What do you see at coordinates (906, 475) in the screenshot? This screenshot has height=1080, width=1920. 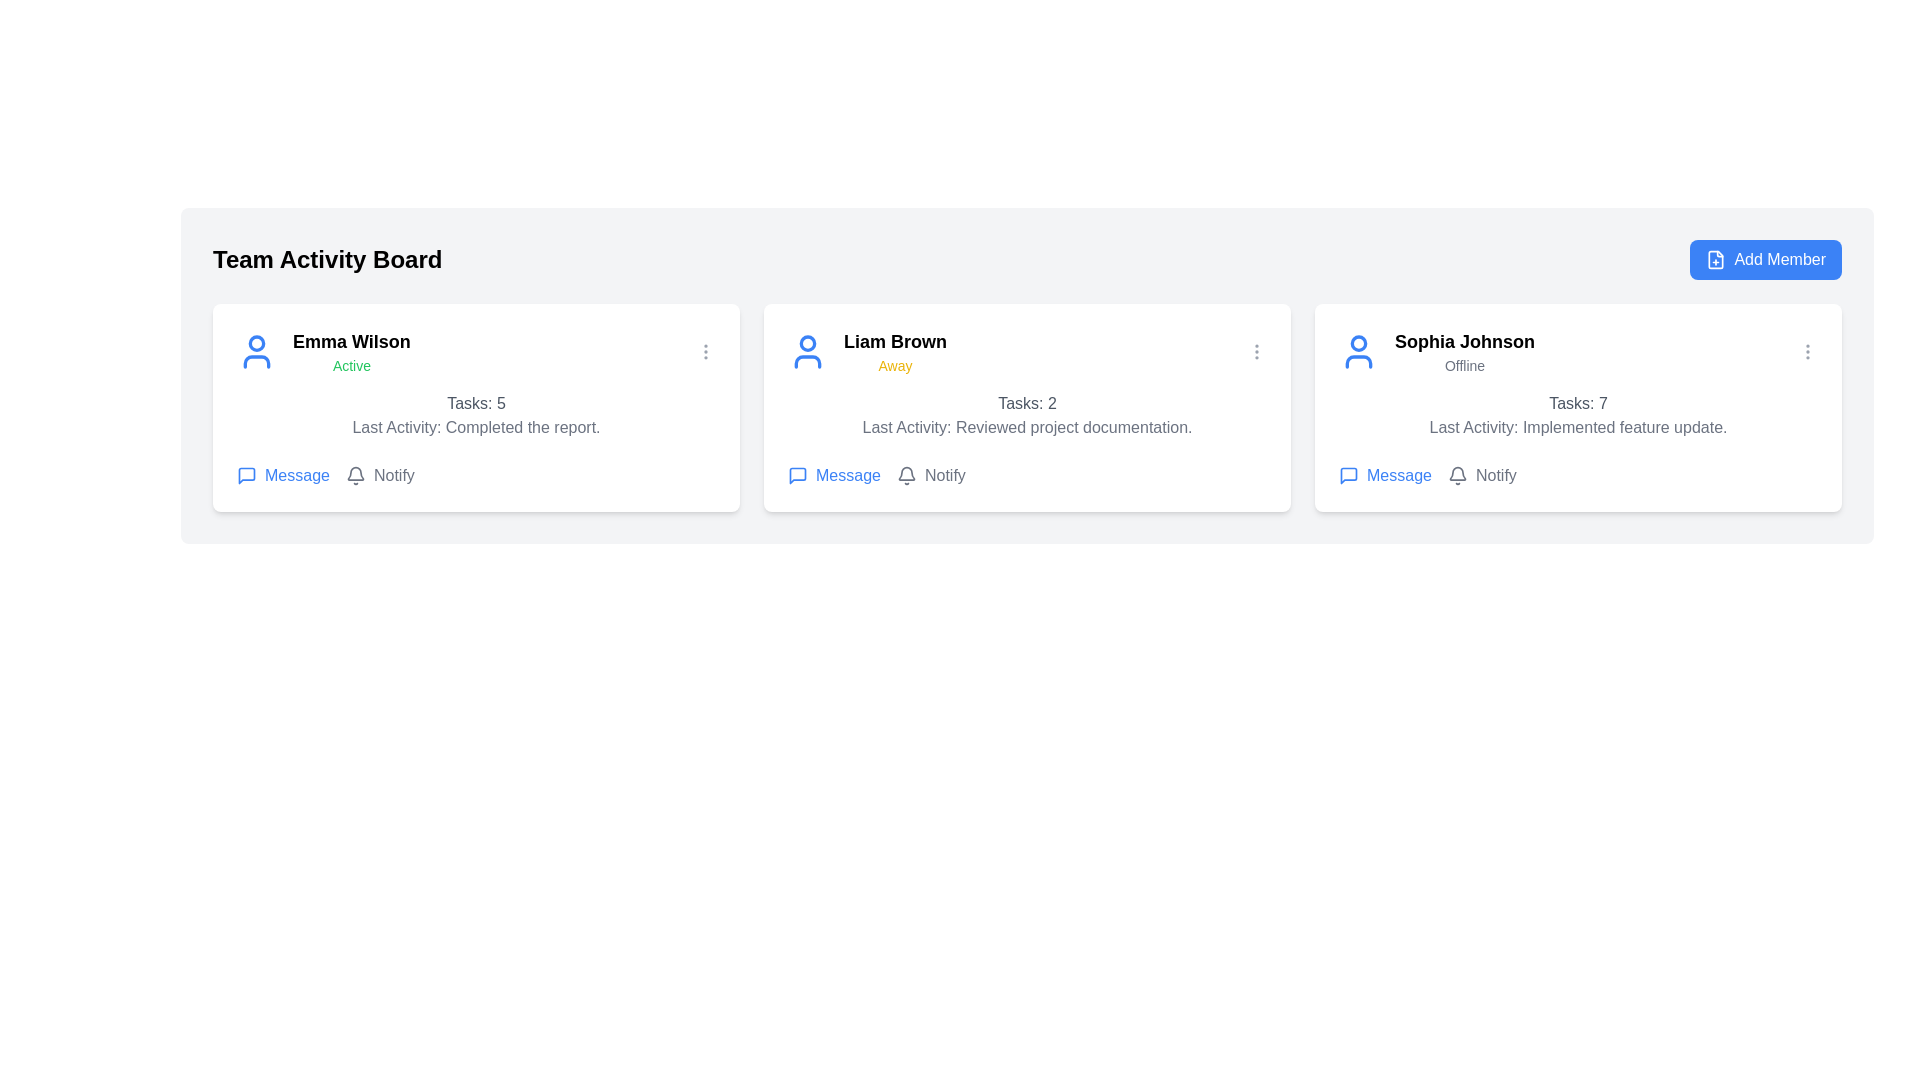 I see `the bell icon with a gray outline located to the left of the 'Notify' text in the second user card` at bounding box center [906, 475].